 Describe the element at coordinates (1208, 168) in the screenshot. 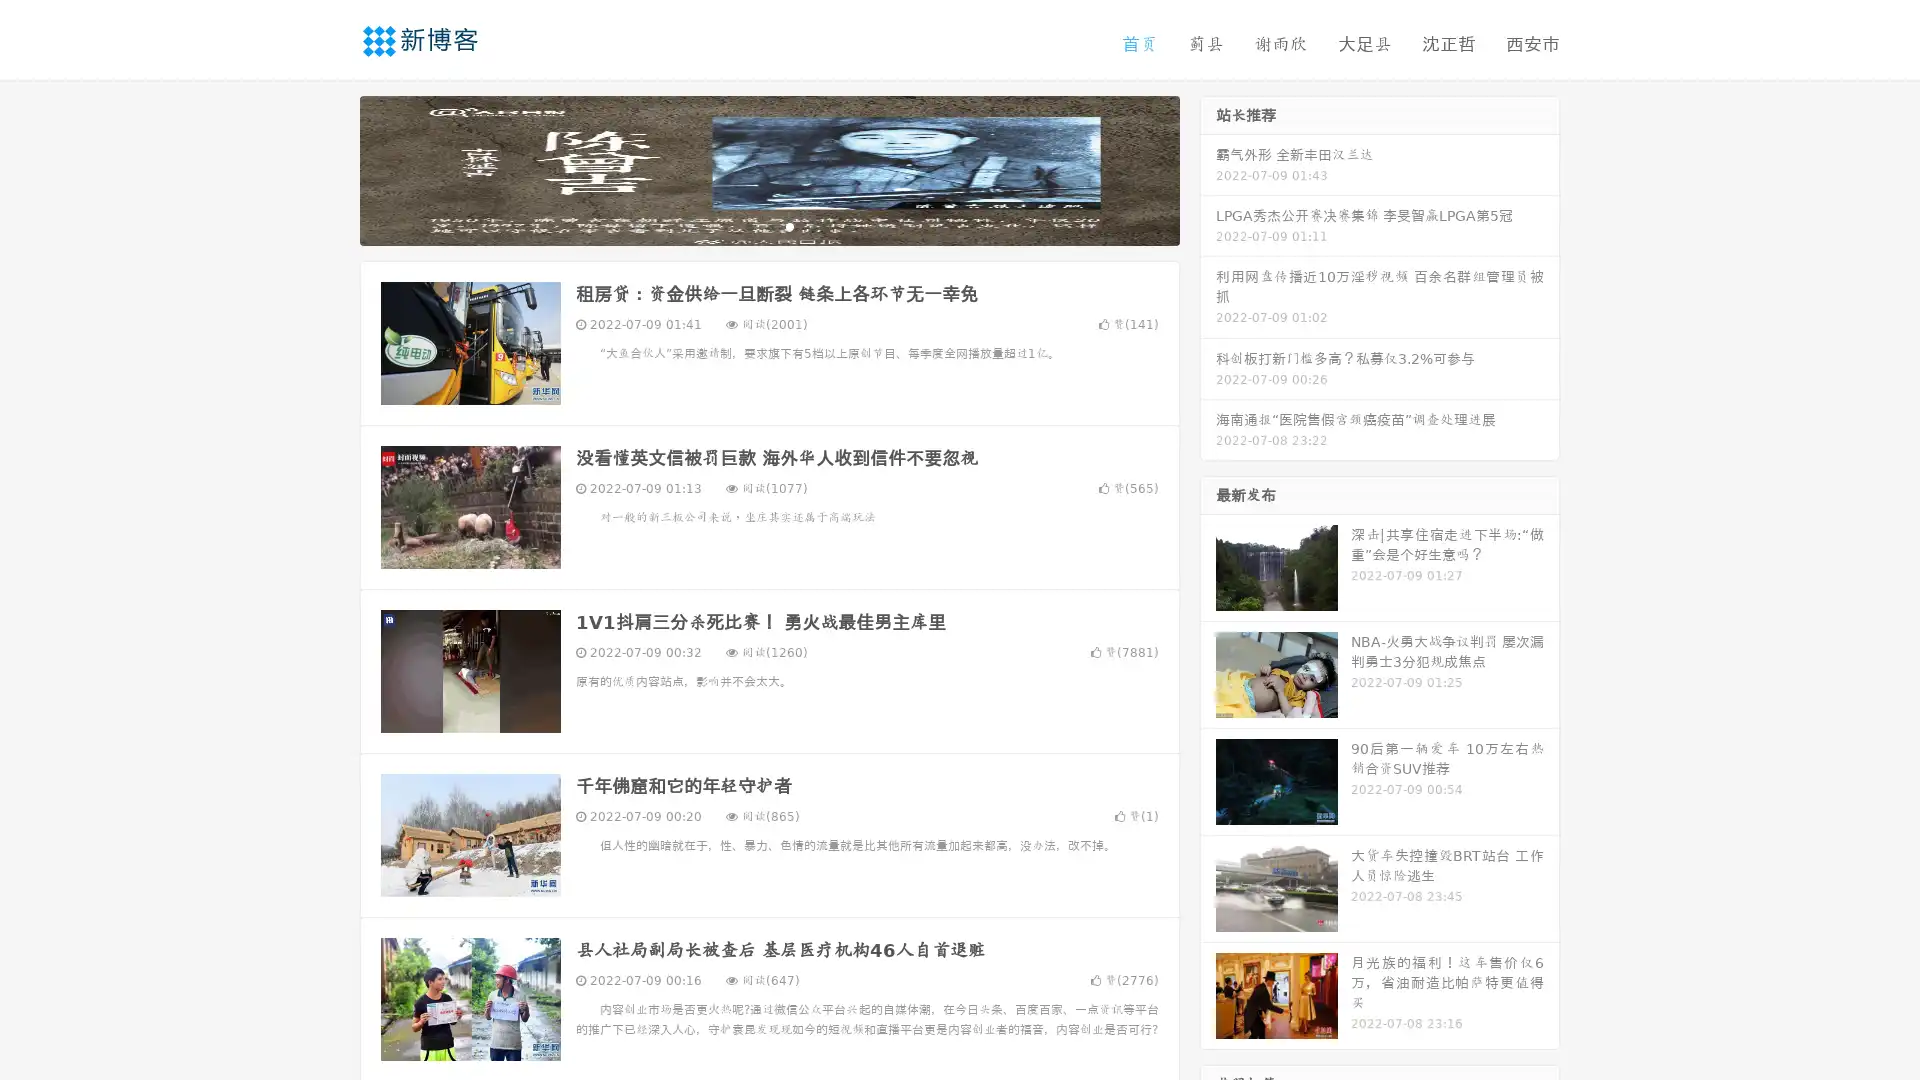

I see `Next slide` at that location.